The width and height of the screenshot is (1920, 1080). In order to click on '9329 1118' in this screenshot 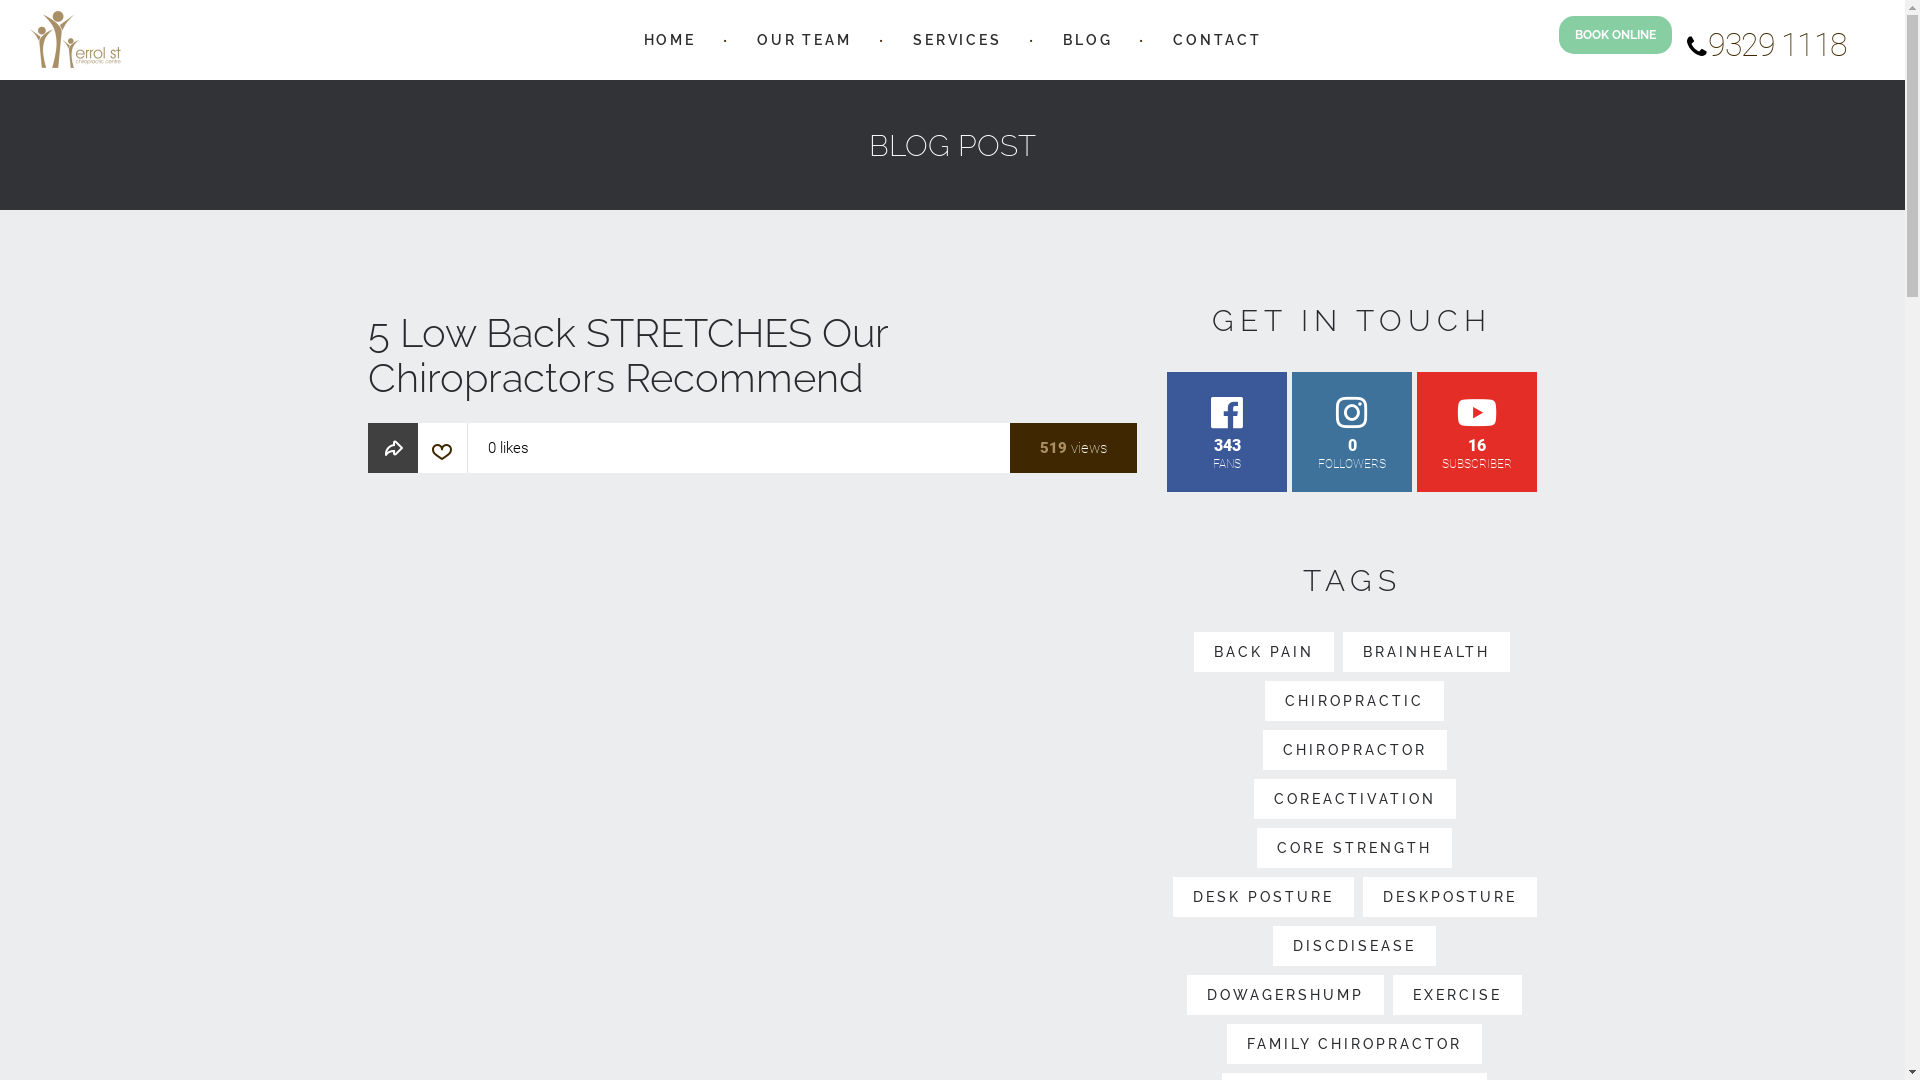, I will do `click(1685, 49)`.